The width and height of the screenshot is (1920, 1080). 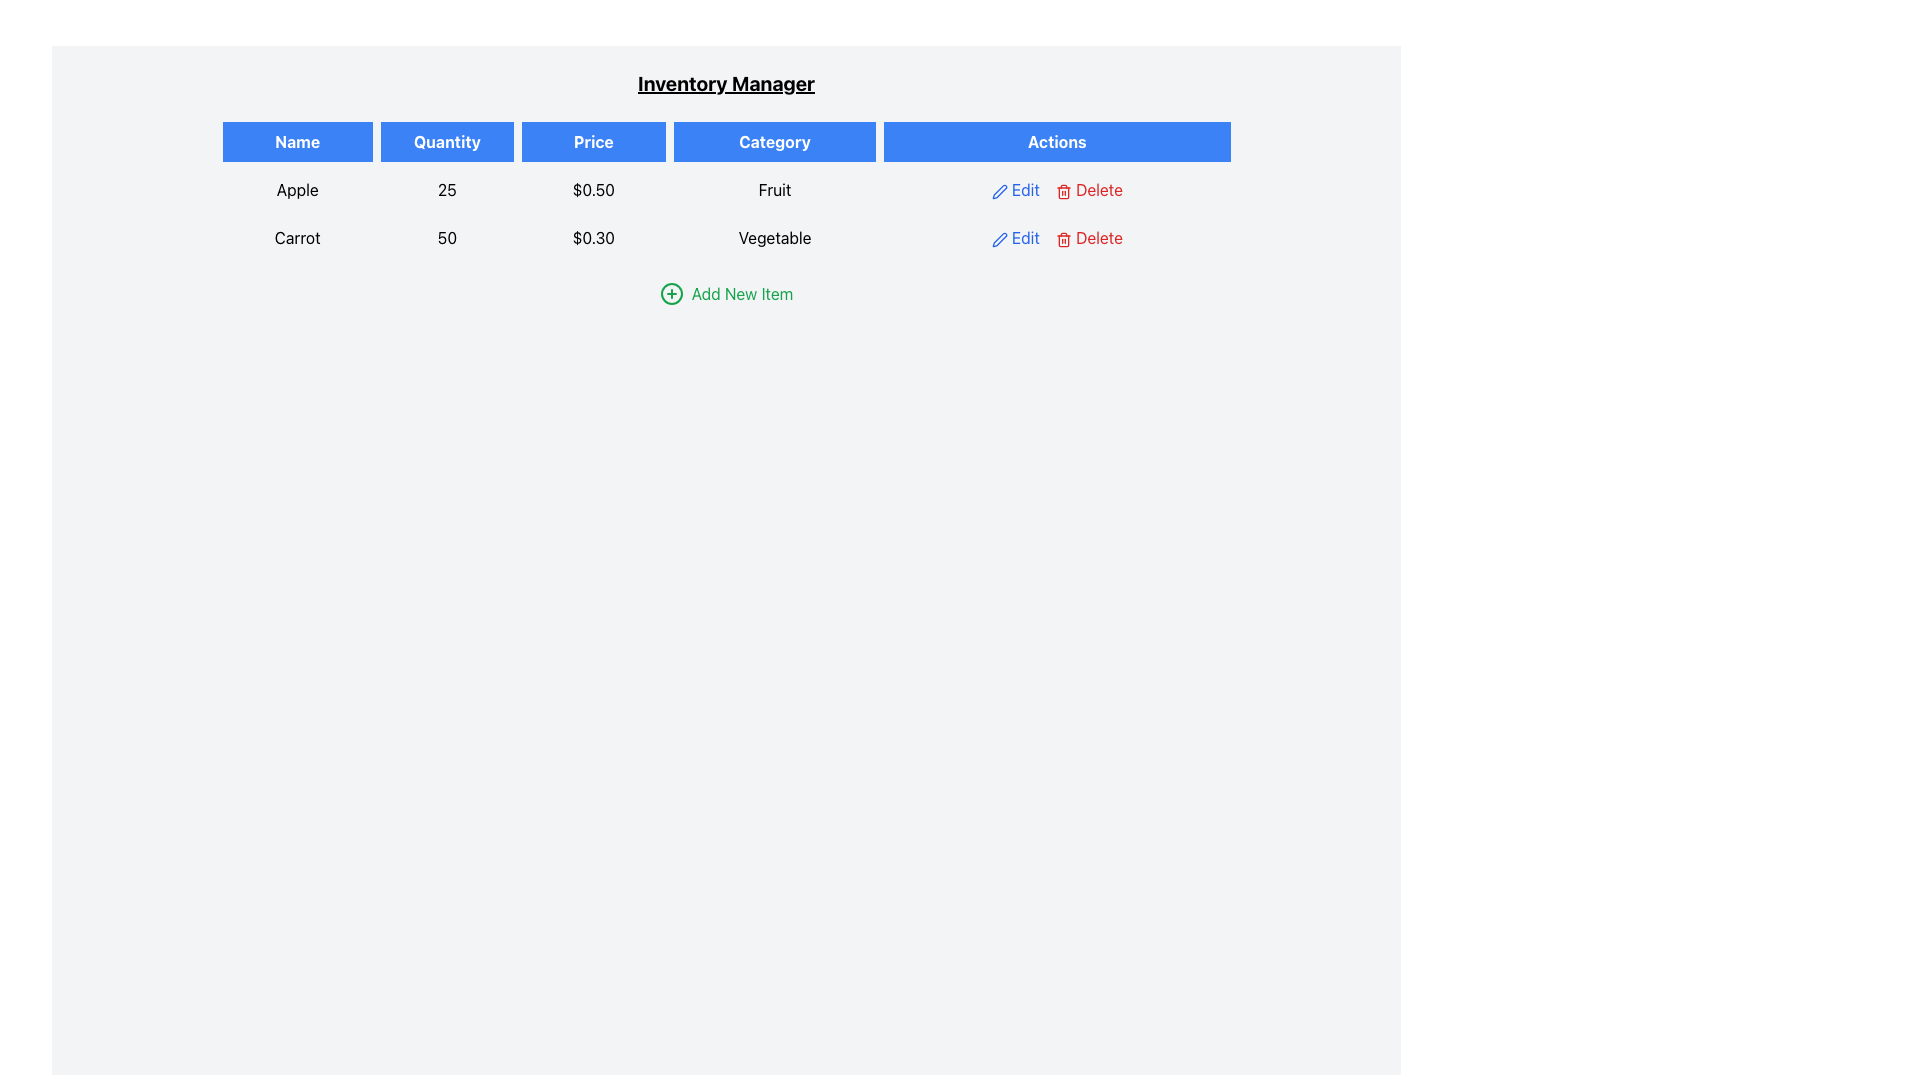 I want to click on the 'Delete' button for the 'Carrot' item in the Actions column of the table, so click(x=1088, y=237).